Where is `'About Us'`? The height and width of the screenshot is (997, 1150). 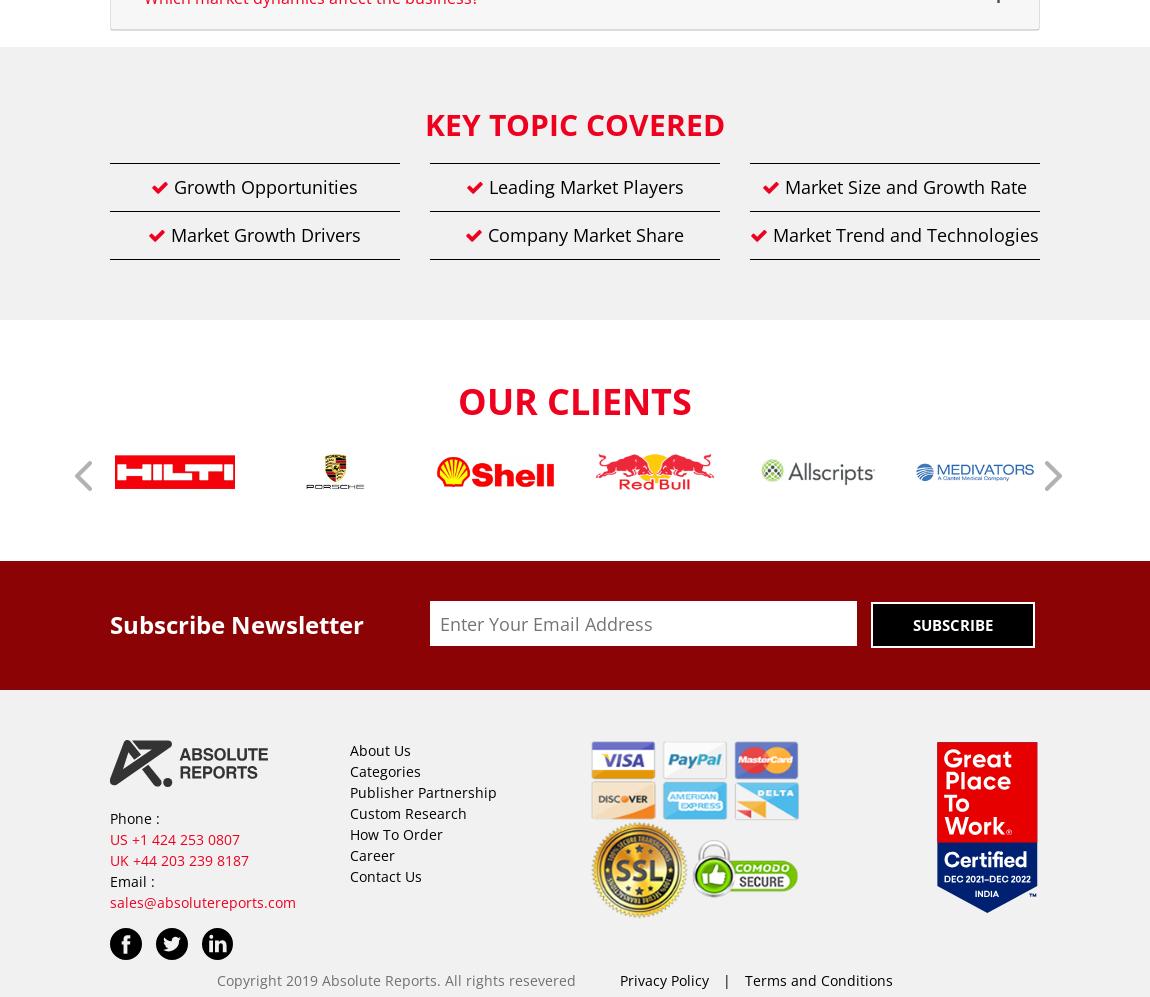 'About Us' is located at coordinates (380, 750).